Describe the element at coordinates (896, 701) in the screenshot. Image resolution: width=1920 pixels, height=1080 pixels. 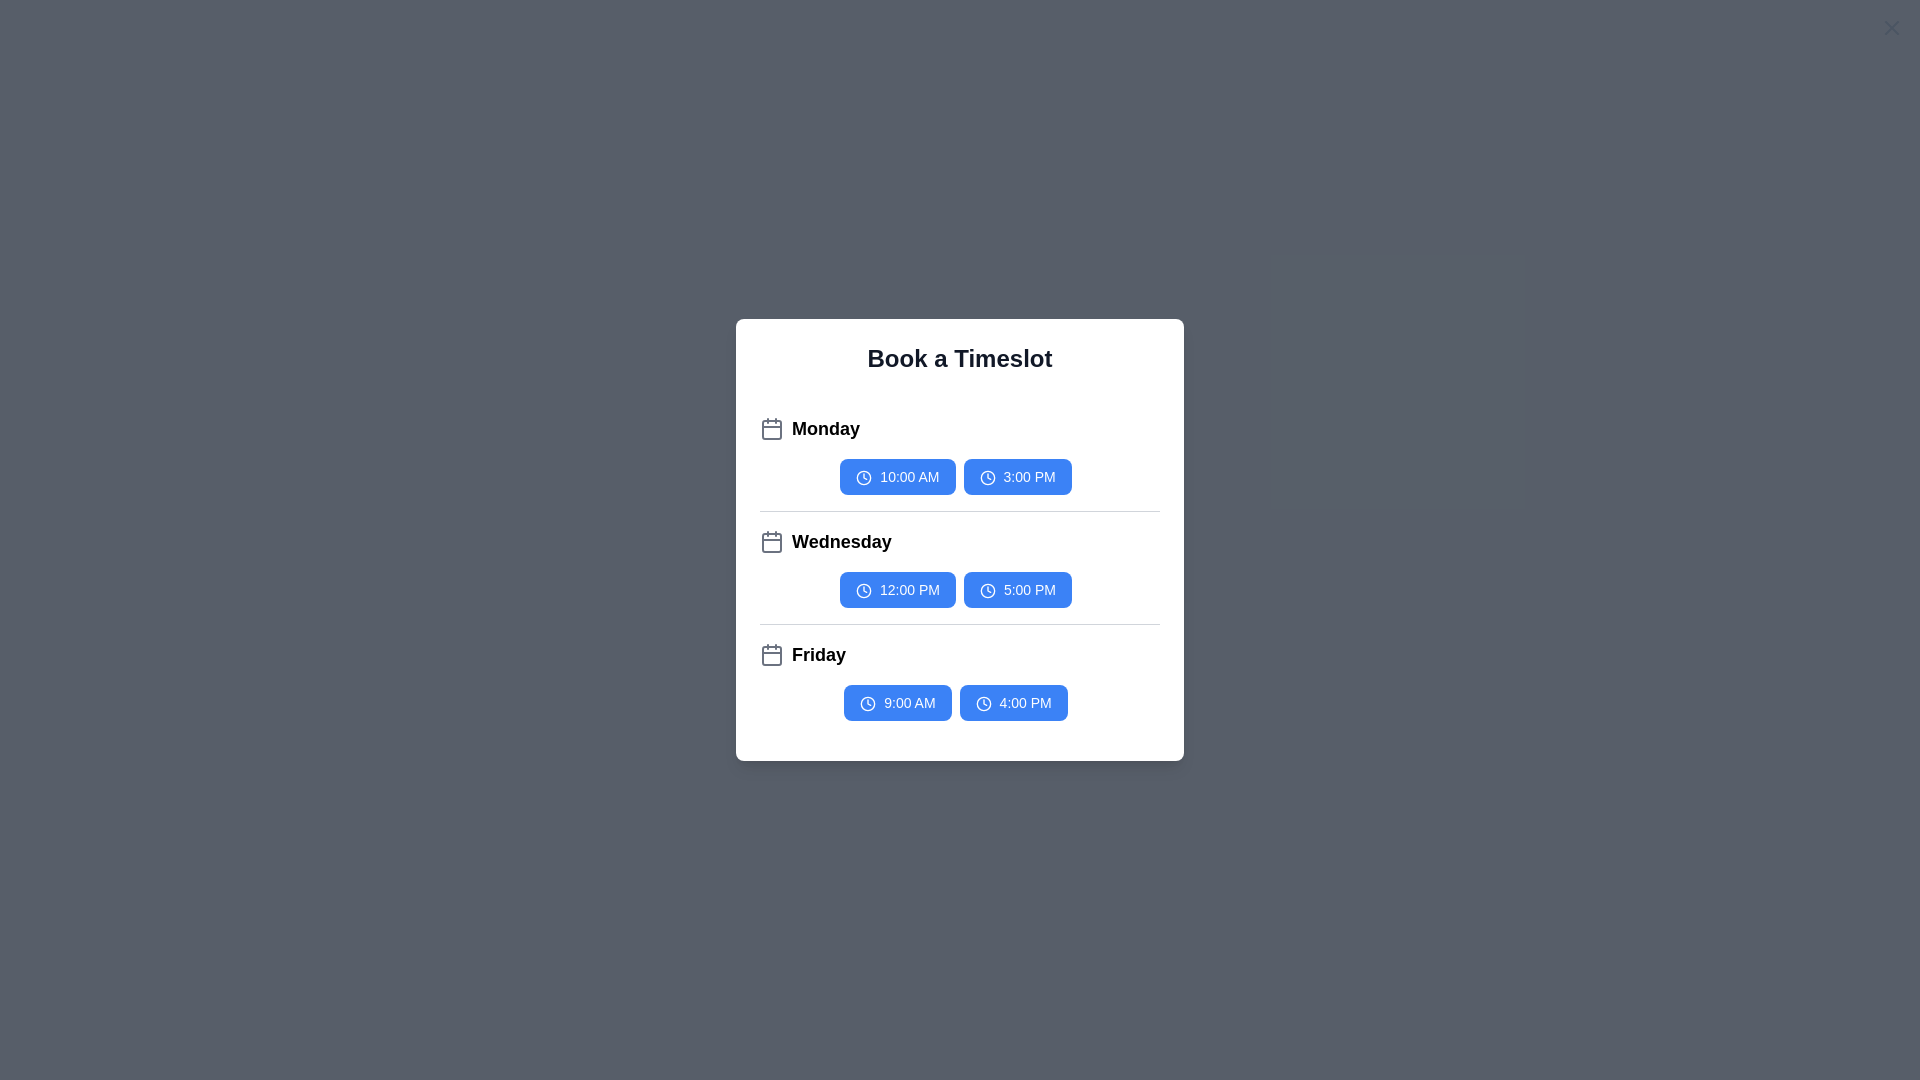
I see `the timeslot button labeled 9:00 AM` at that location.